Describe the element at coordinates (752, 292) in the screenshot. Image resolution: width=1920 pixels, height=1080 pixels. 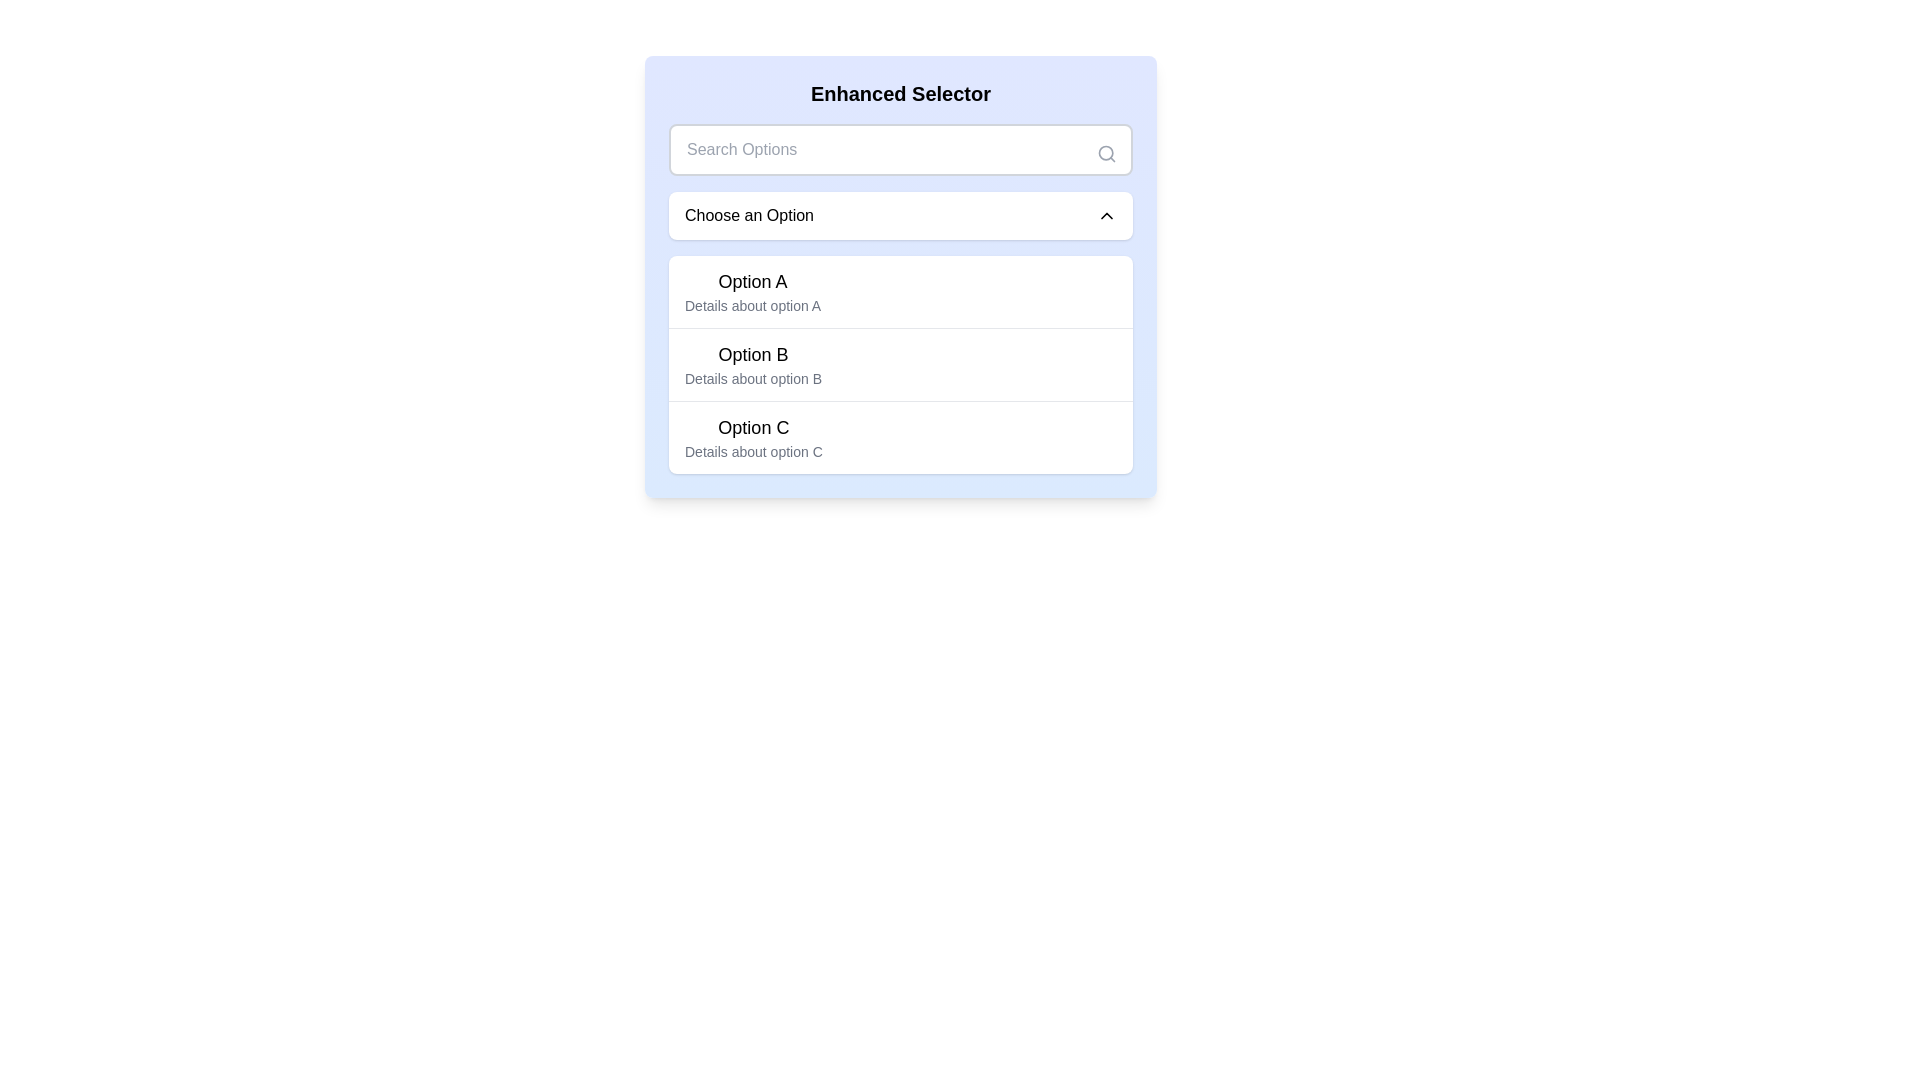
I see `the first list item labeled 'Option A'` at that location.